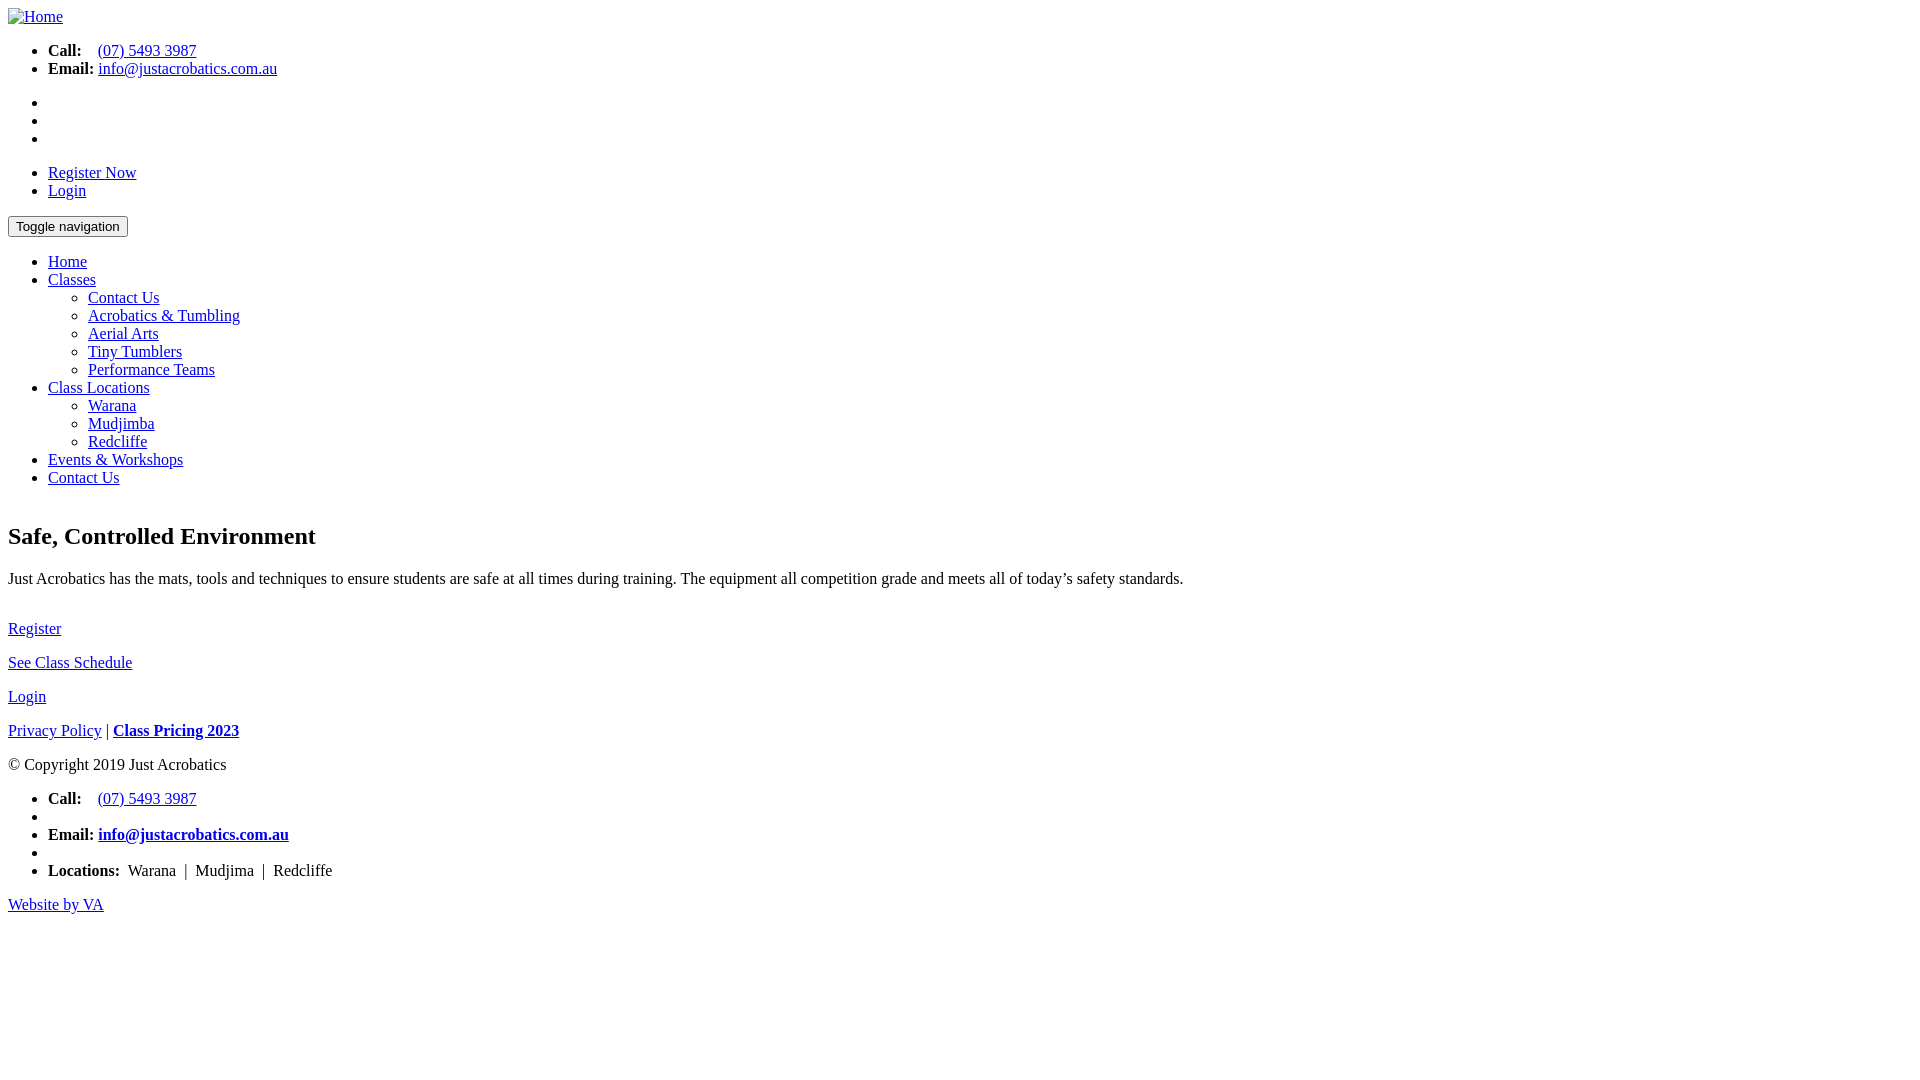 The image size is (1920, 1080). Describe the element at coordinates (120, 422) in the screenshot. I see `'Mudjimba'` at that location.